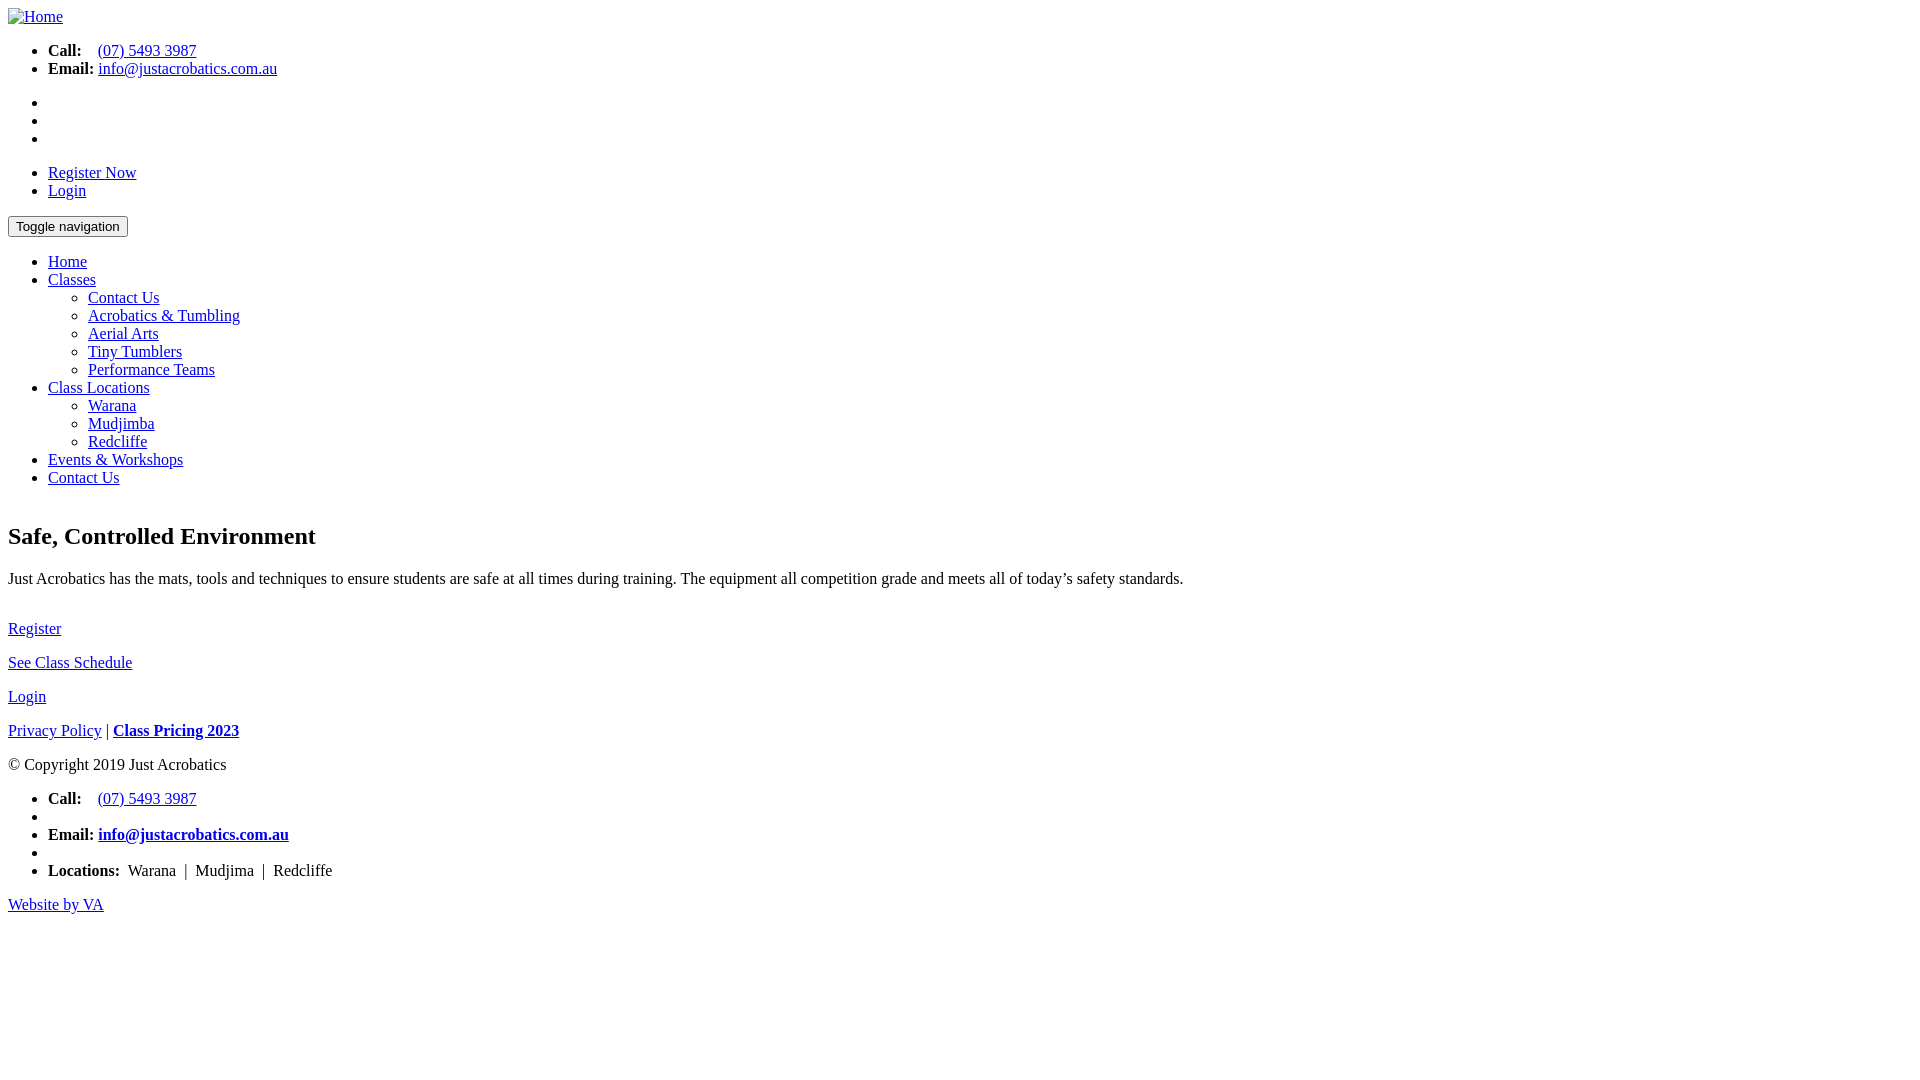 The image size is (1920, 1080). Describe the element at coordinates (120, 422) in the screenshot. I see `'Mudjimba'` at that location.